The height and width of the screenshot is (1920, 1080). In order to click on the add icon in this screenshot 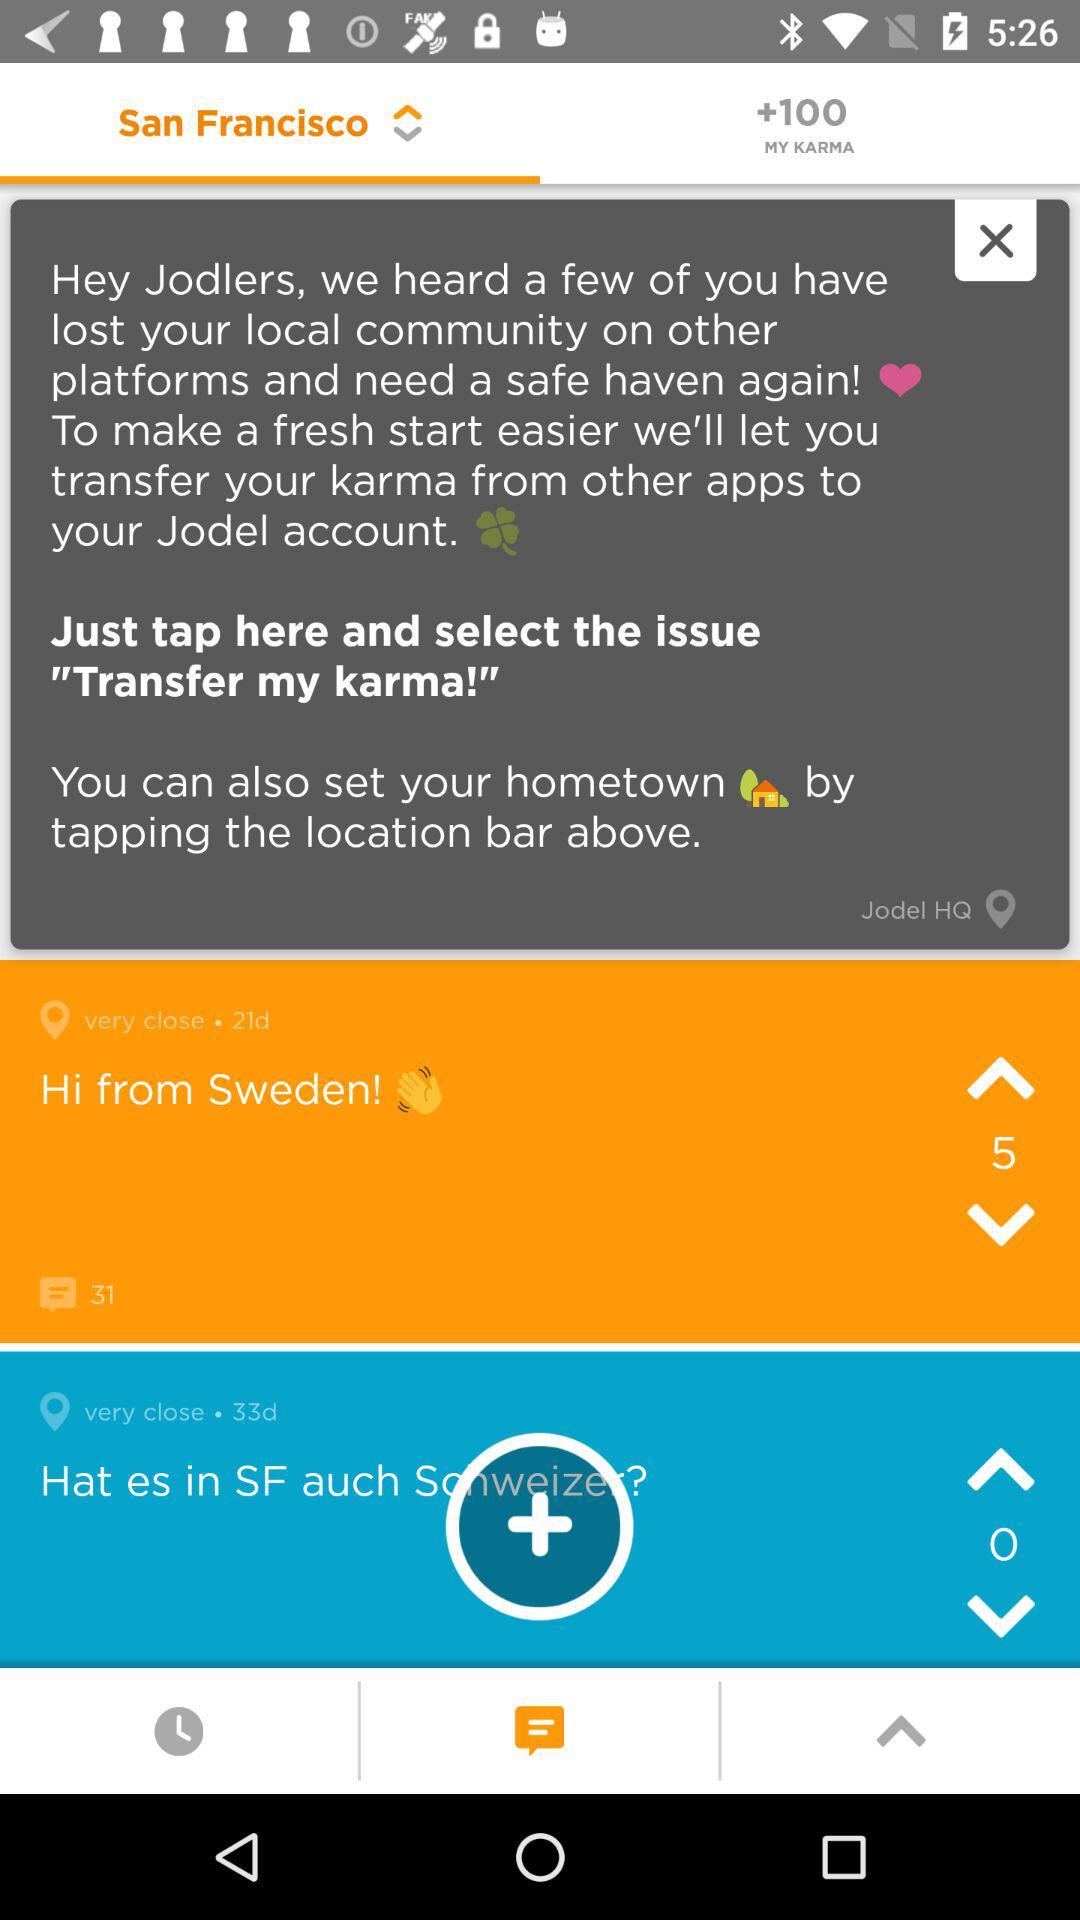, I will do `click(538, 1525)`.